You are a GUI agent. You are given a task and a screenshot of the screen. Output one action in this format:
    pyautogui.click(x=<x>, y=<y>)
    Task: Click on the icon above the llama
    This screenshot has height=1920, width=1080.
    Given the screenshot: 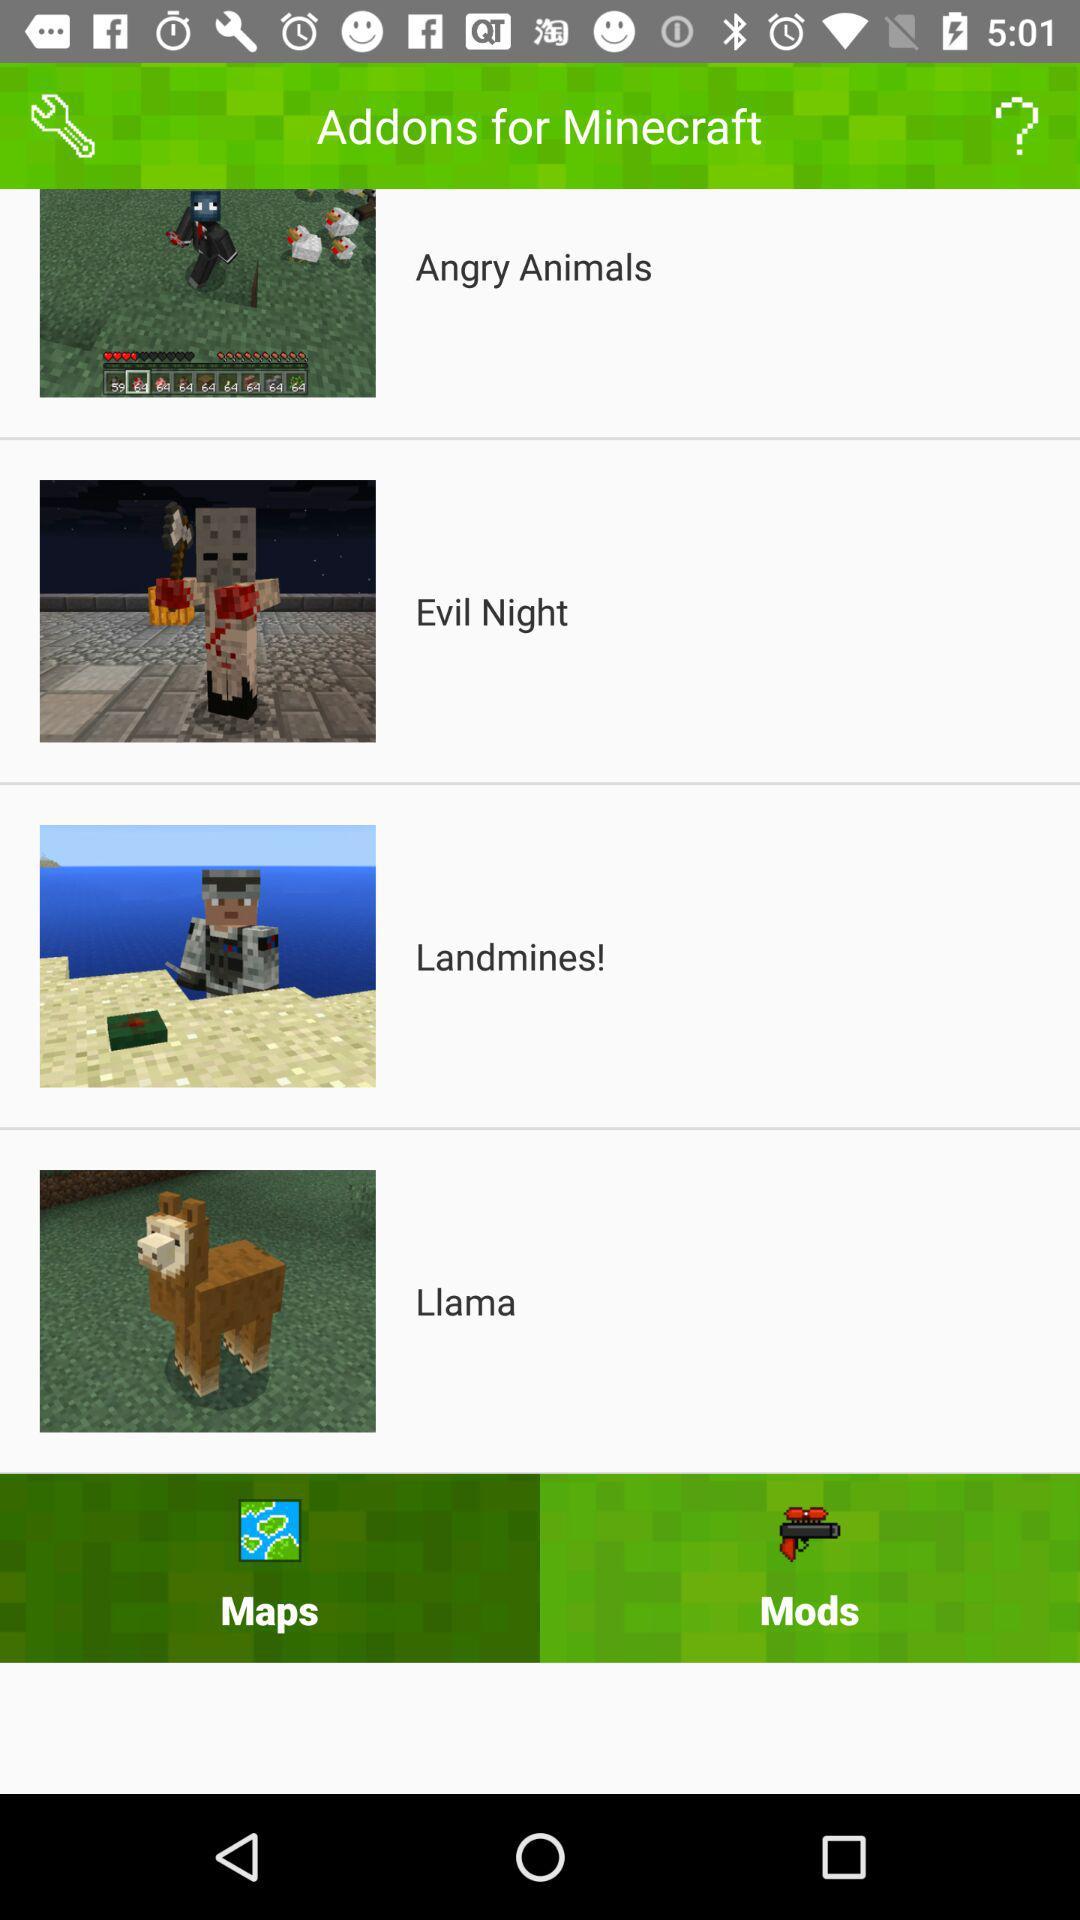 What is the action you would take?
    pyautogui.click(x=509, y=955)
    